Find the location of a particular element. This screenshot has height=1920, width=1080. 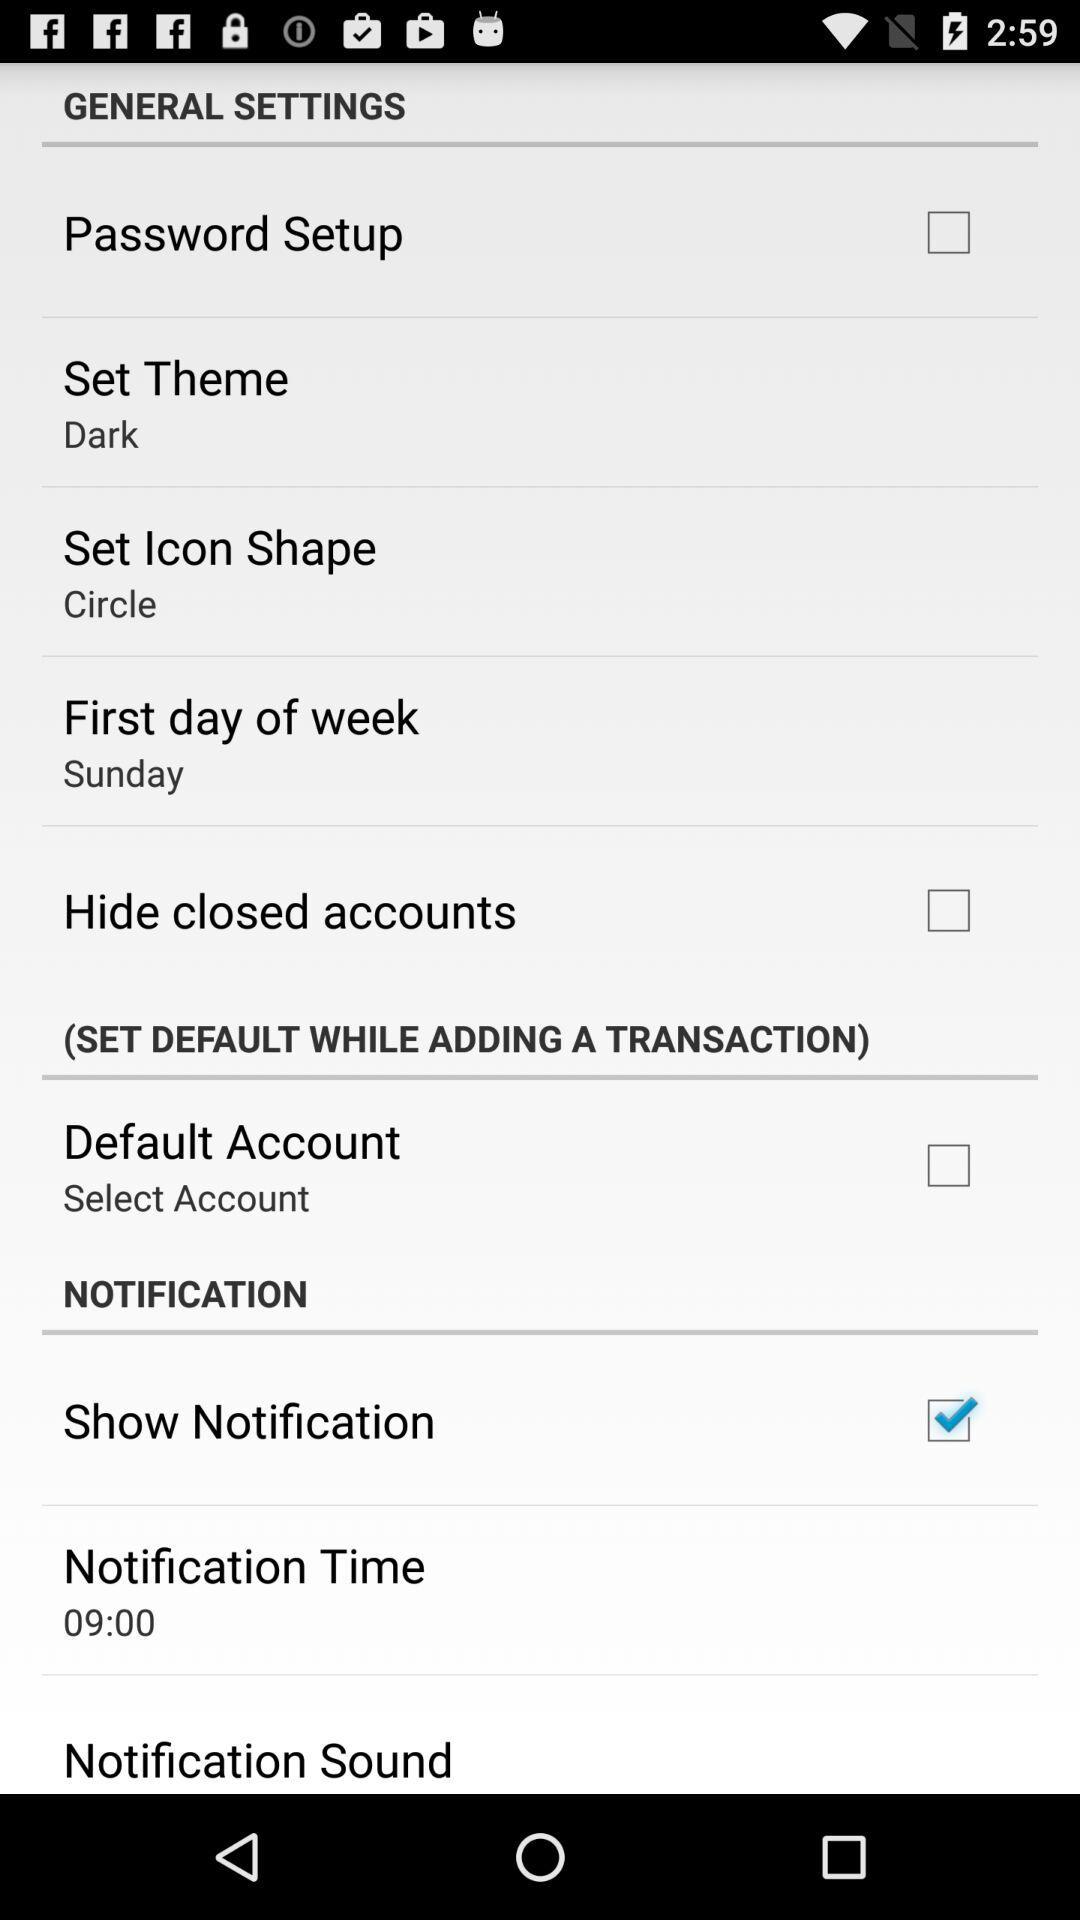

the app at the center is located at coordinates (540, 1037).